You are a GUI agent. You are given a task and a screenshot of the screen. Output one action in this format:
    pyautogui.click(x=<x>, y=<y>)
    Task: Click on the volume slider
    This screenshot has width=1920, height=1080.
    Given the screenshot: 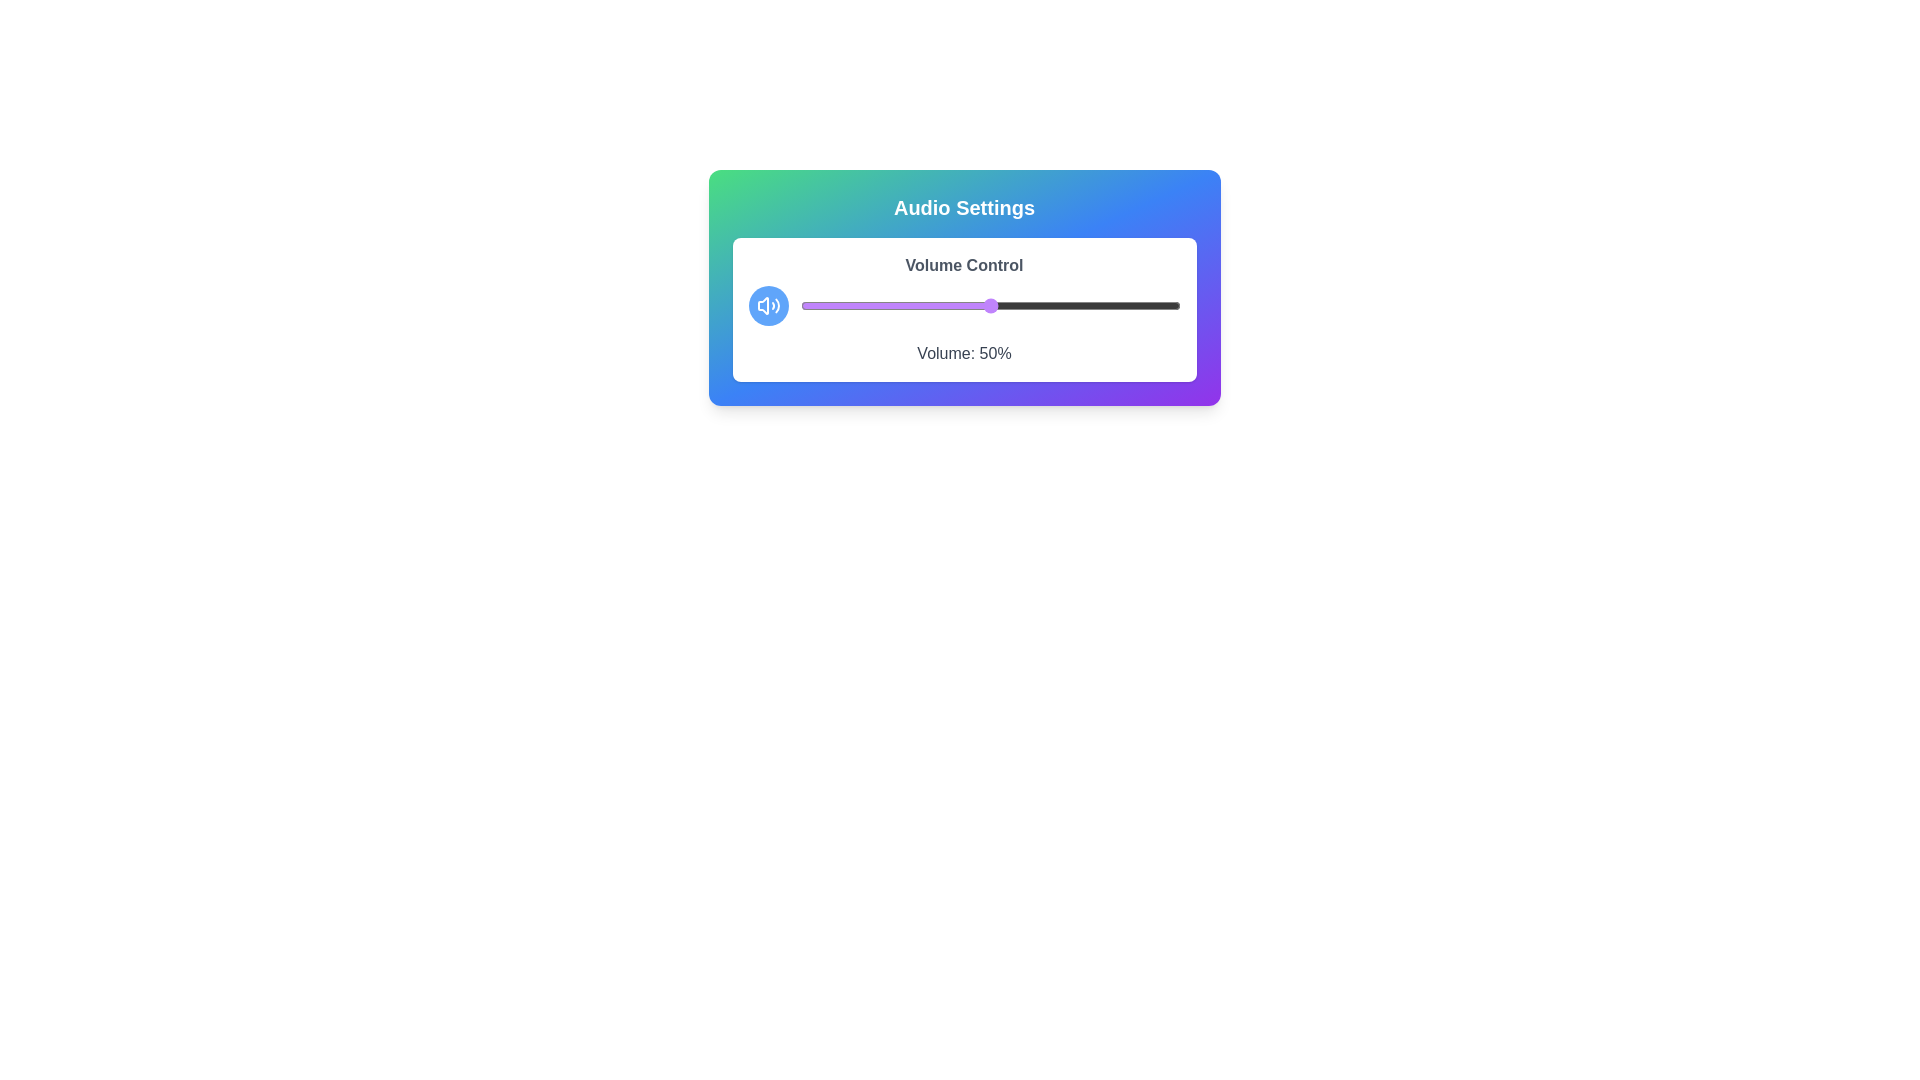 What is the action you would take?
    pyautogui.click(x=1153, y=305)
    